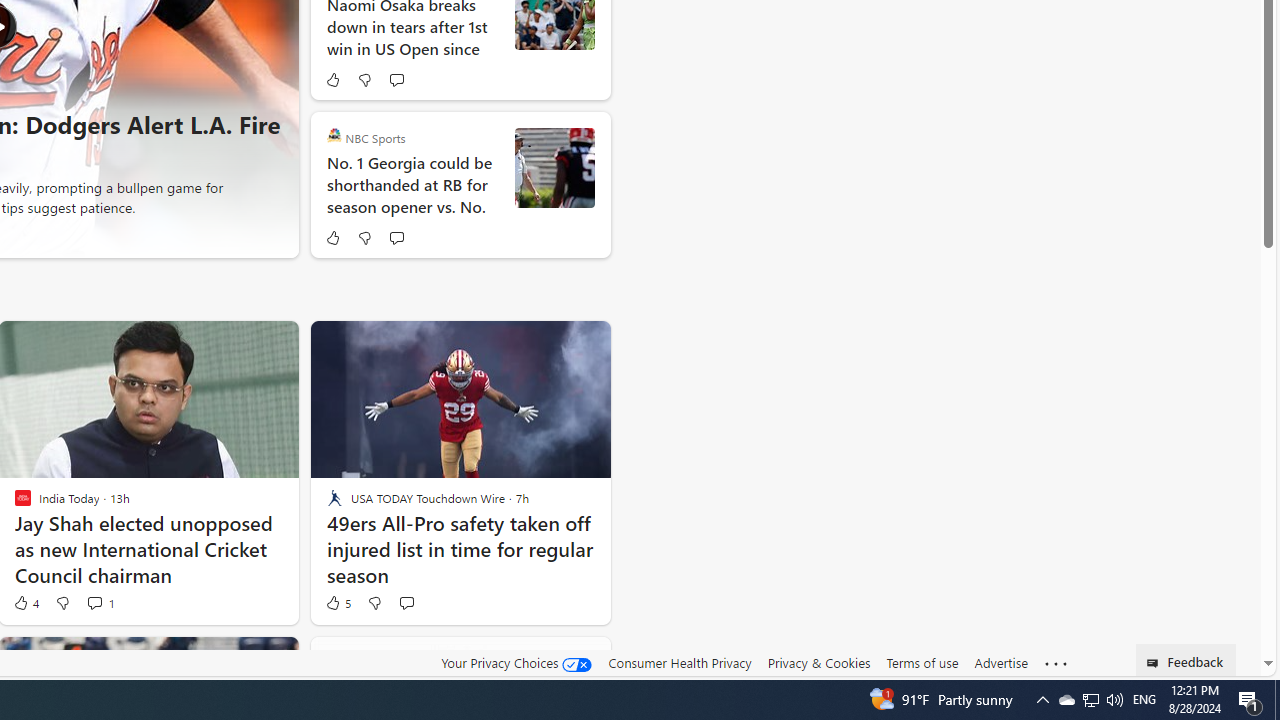 The image size is (1280, 720). What do you see at coordinates (517, 663) in the screenshot?
I see `'Your Privacy Choices'` at bounding box center [517, 663].